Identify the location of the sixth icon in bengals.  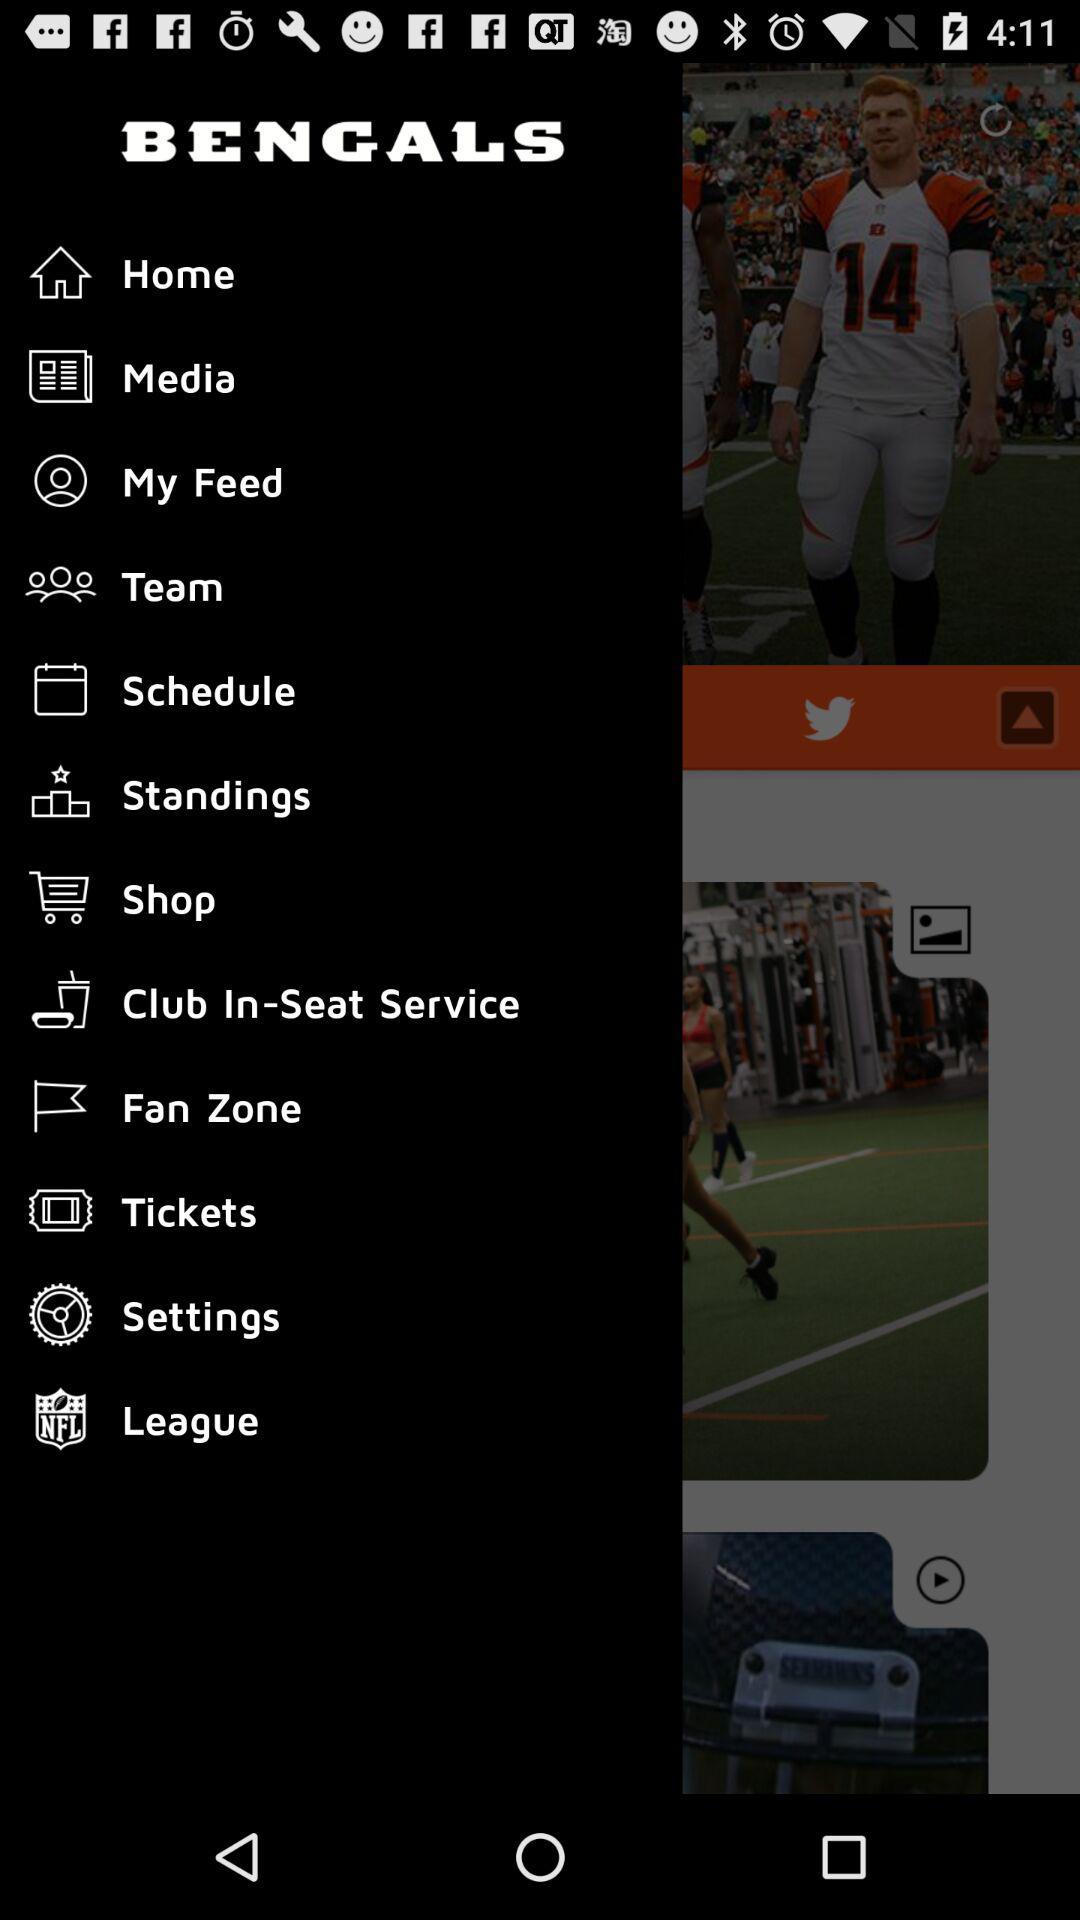
(60, 792).